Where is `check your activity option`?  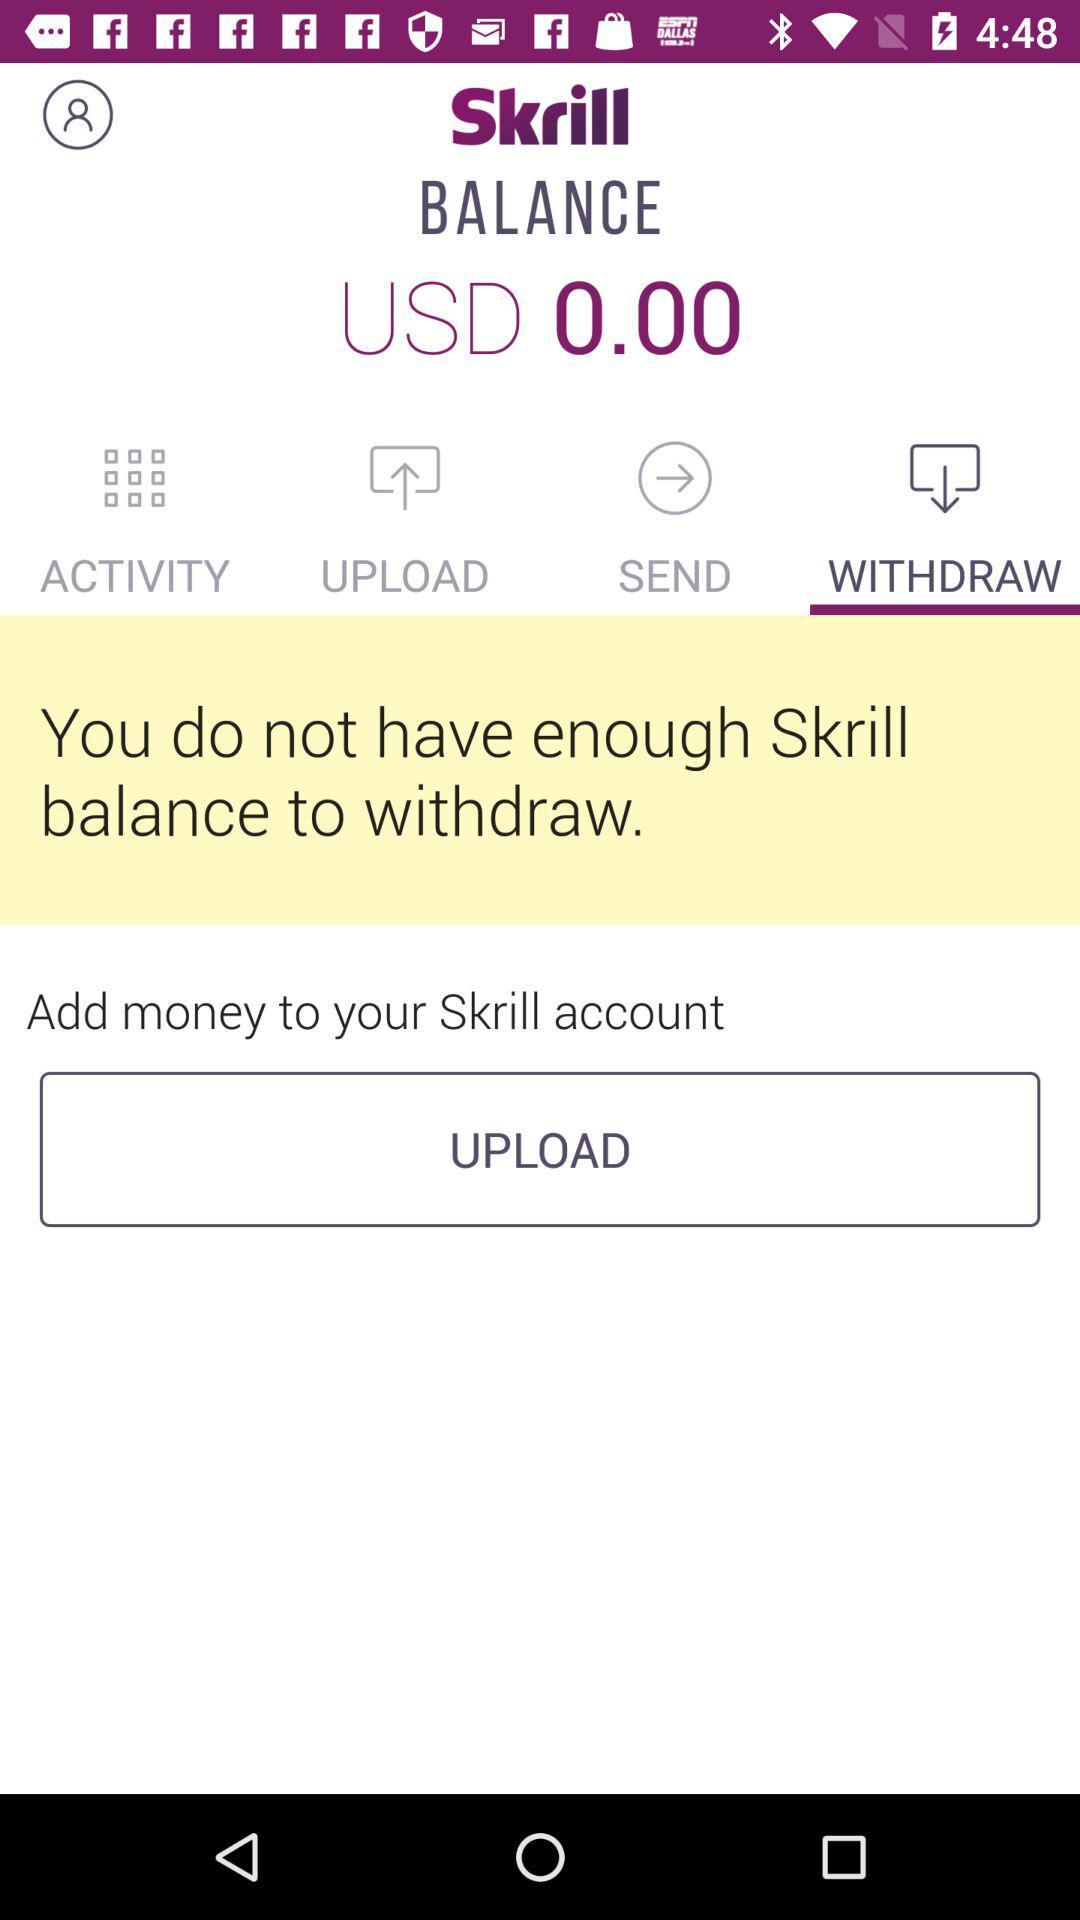 check your activity option is located at coordinates (135, 477).